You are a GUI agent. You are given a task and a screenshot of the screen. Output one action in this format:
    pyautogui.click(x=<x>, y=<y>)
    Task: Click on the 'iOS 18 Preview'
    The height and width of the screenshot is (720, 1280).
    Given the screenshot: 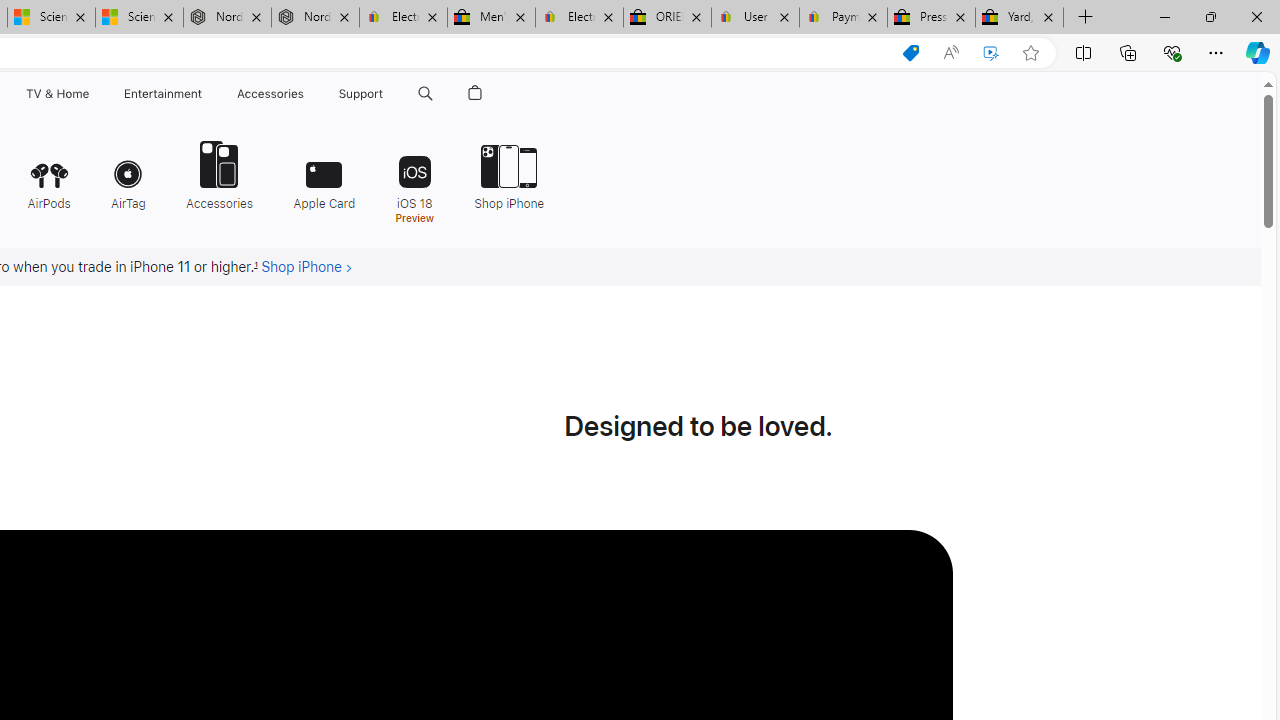 What is the action you would take?
    pyautogui.click(x=413, y=180)
    